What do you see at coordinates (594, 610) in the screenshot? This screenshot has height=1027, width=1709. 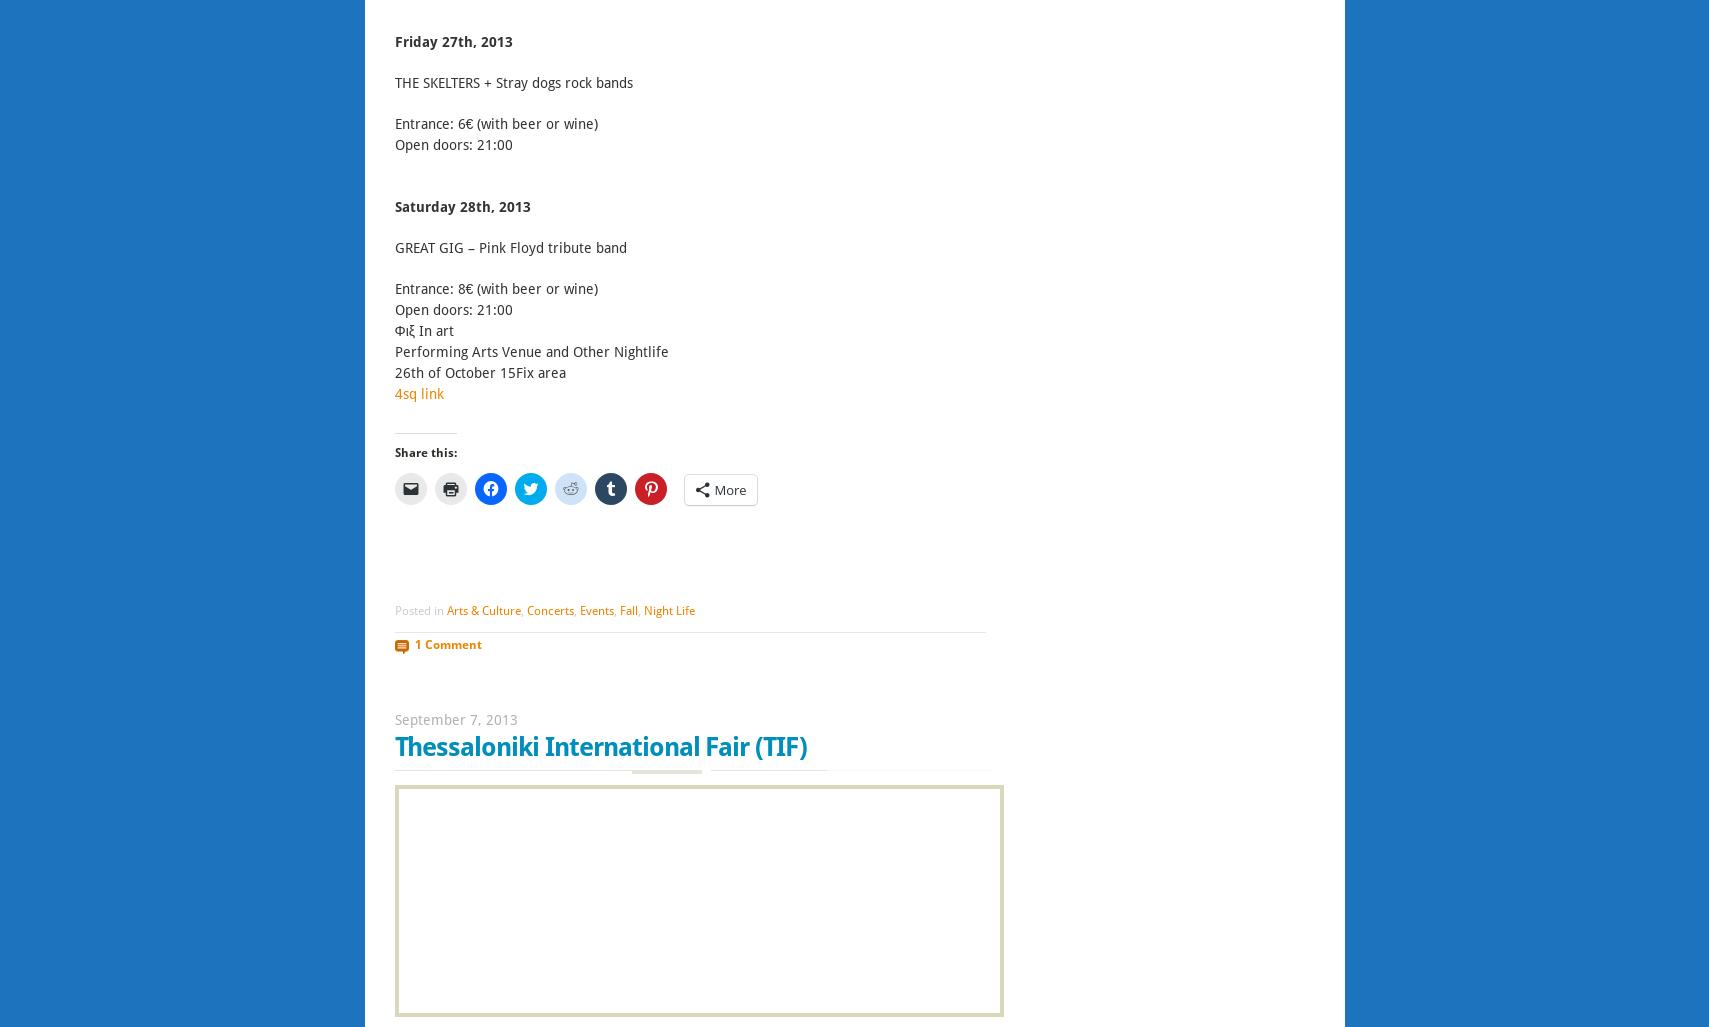 I see `'Events'` at bounding box center [594, 610].